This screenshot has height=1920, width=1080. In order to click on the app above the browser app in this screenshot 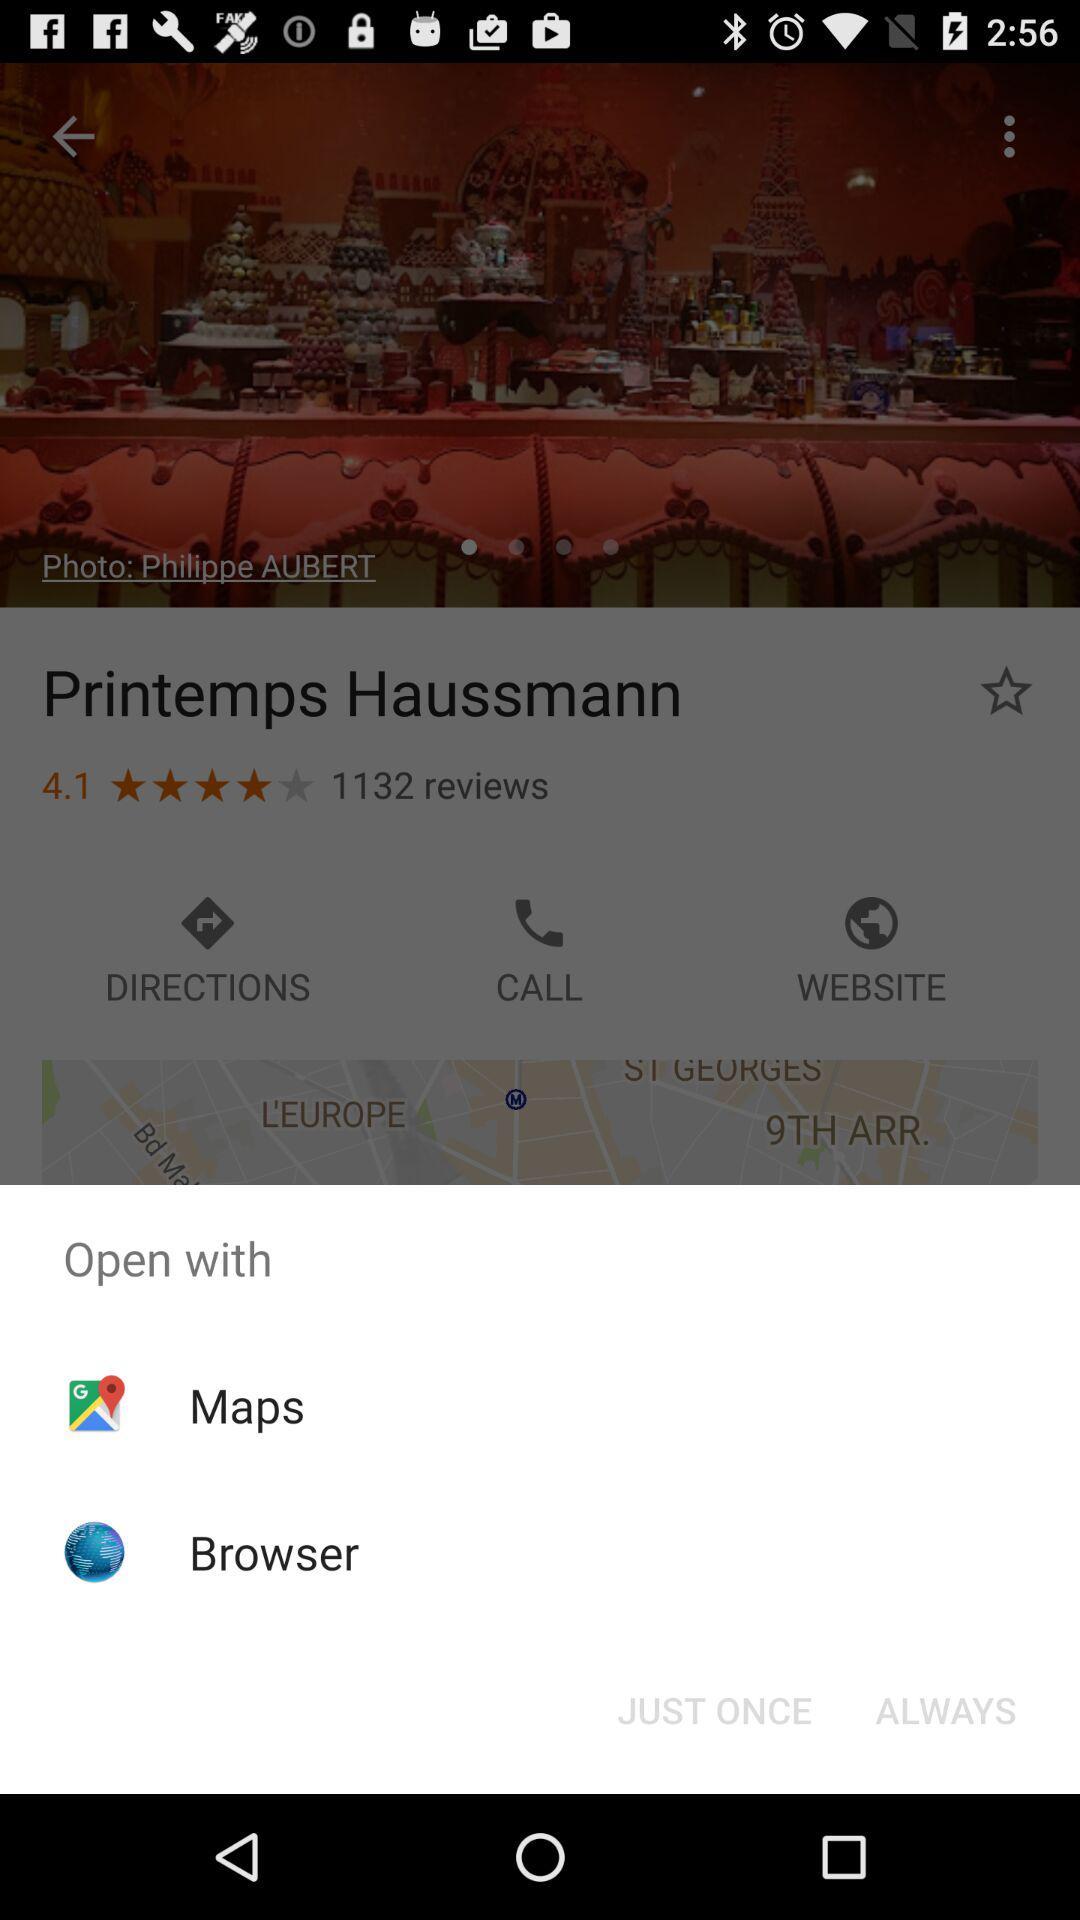, I will do `click(246, 1404)`.